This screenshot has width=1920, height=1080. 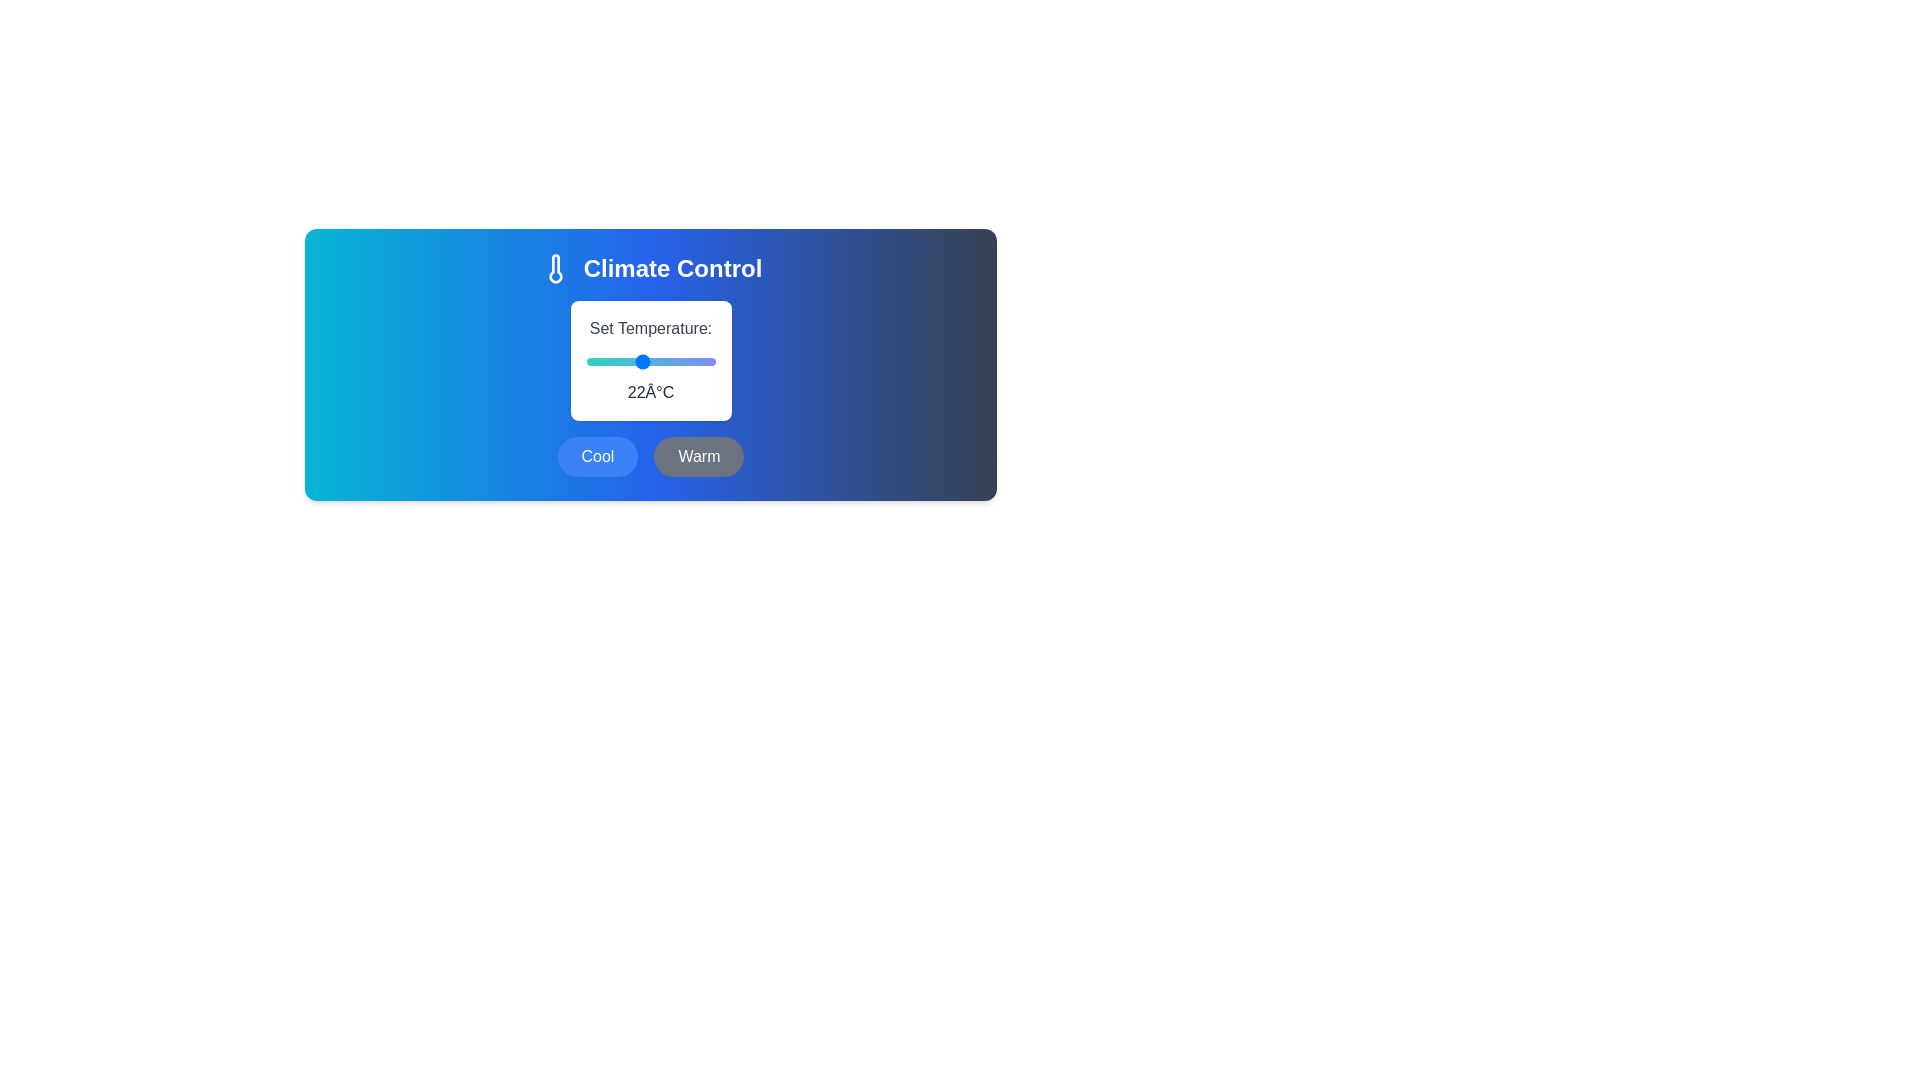 What do you see at coordinates (585, 362) in the screenshot?
I see `the desired temperature` at bounding box center [585, 362].